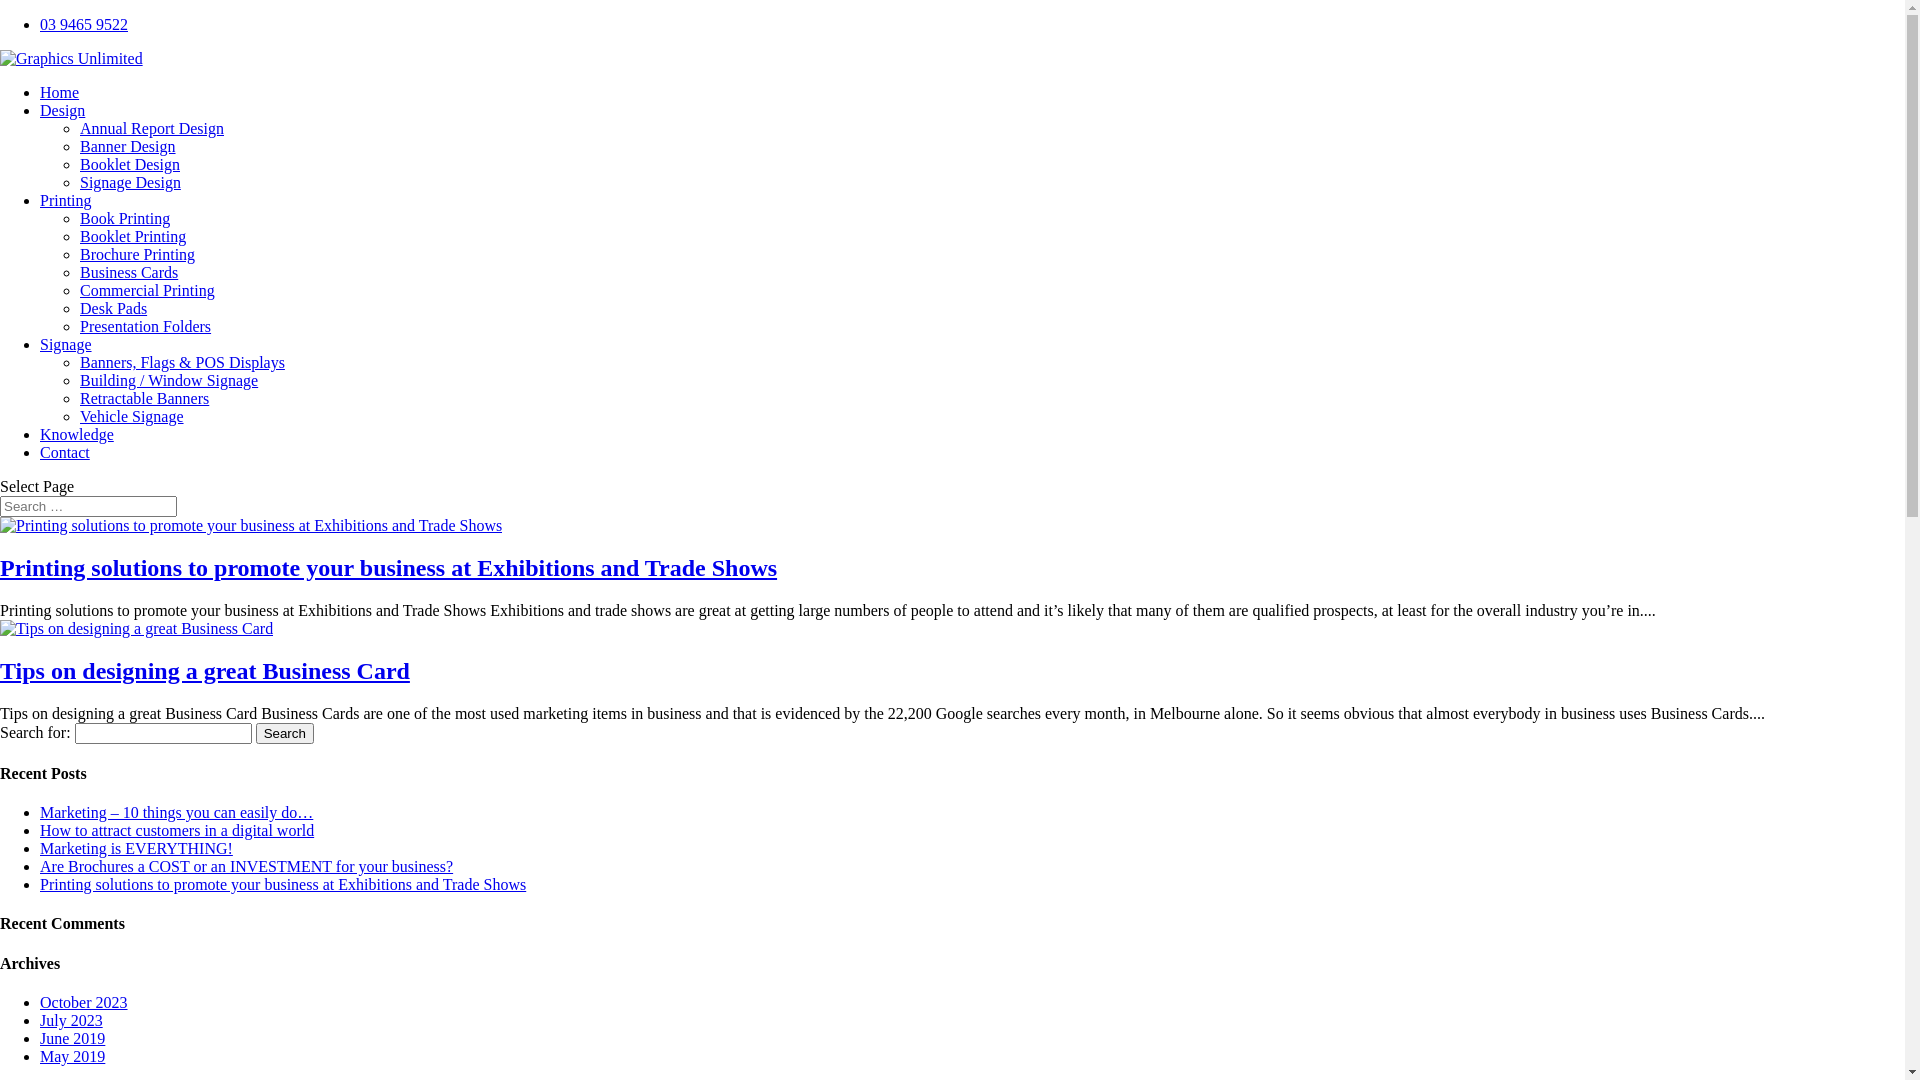 The width and height of the screenshot is (1920, 1080). Describe the element at coordinates (128, 272) in the screenshot. I see `'Business Cards'` at that location.